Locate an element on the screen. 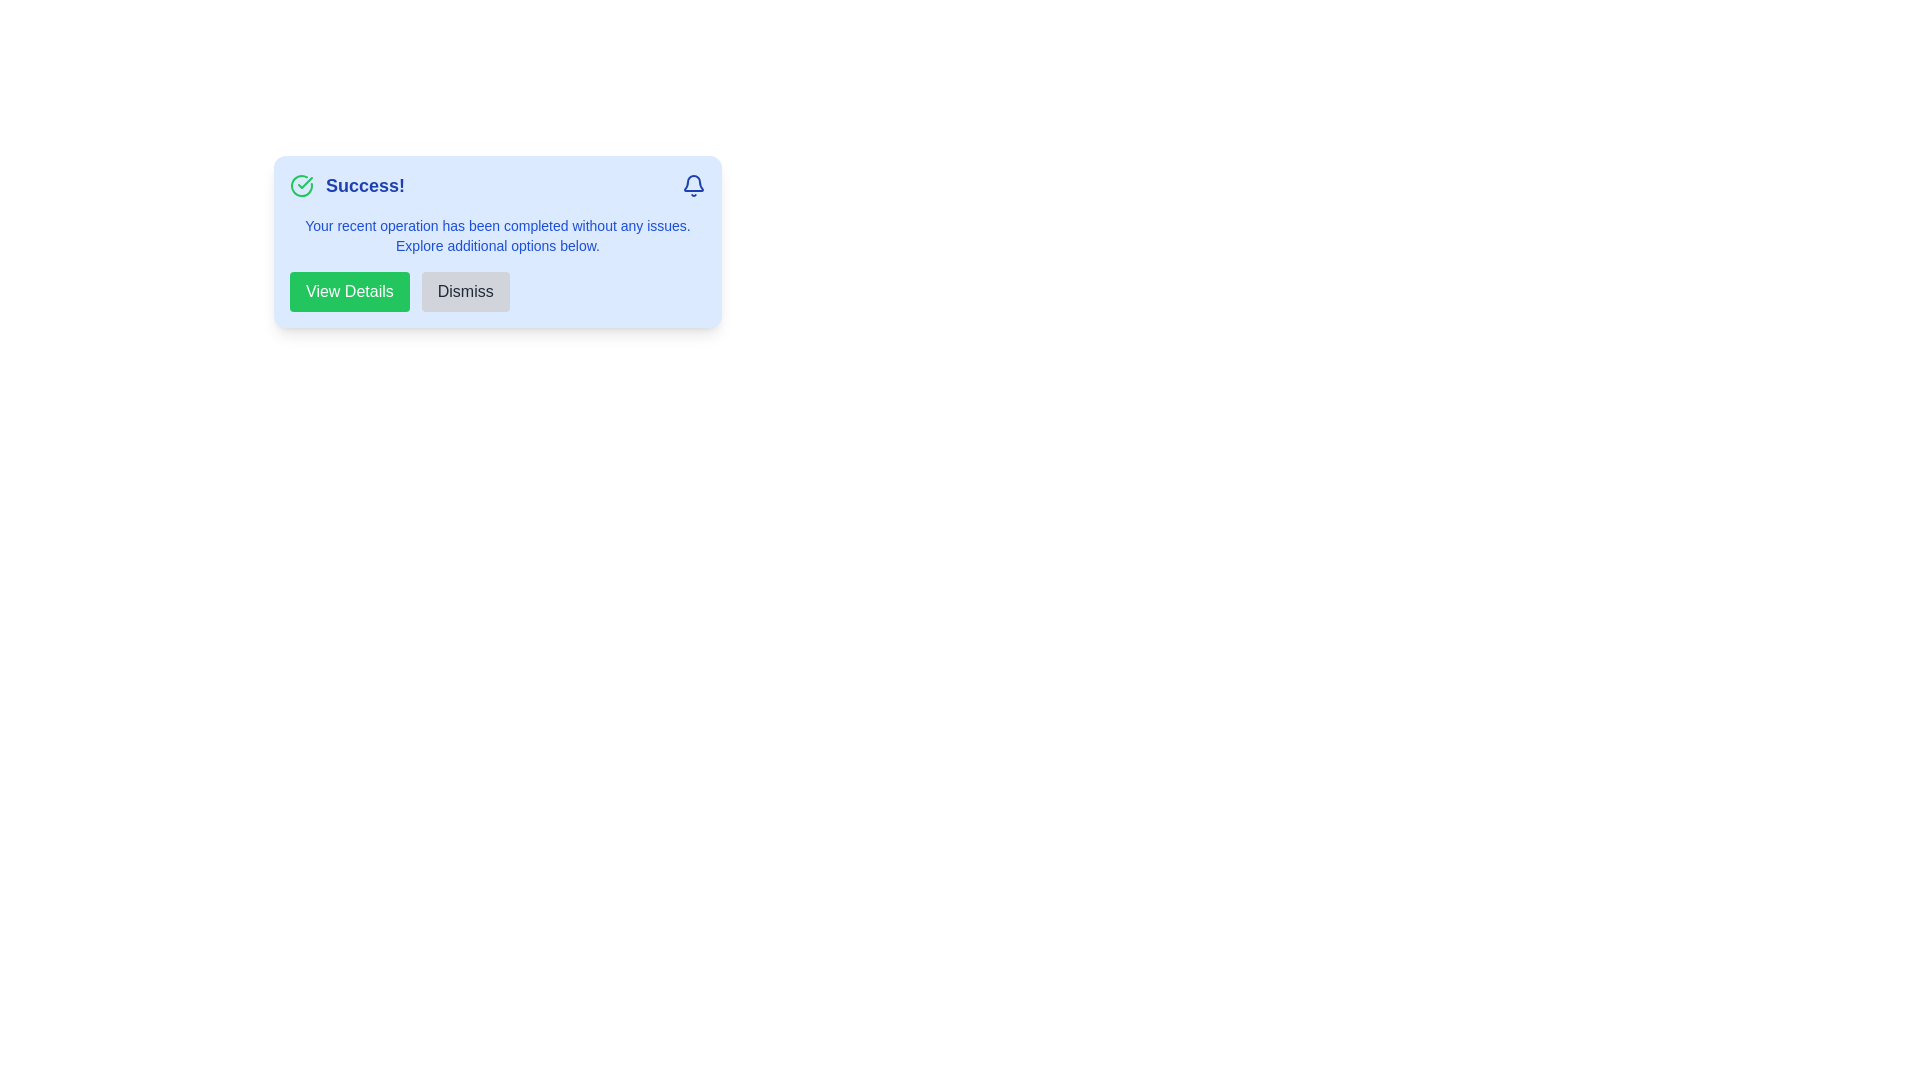 The width and height of the screenshot is (1920, 1080). the bell icon to view notifications is located at coordinates (694, 185).